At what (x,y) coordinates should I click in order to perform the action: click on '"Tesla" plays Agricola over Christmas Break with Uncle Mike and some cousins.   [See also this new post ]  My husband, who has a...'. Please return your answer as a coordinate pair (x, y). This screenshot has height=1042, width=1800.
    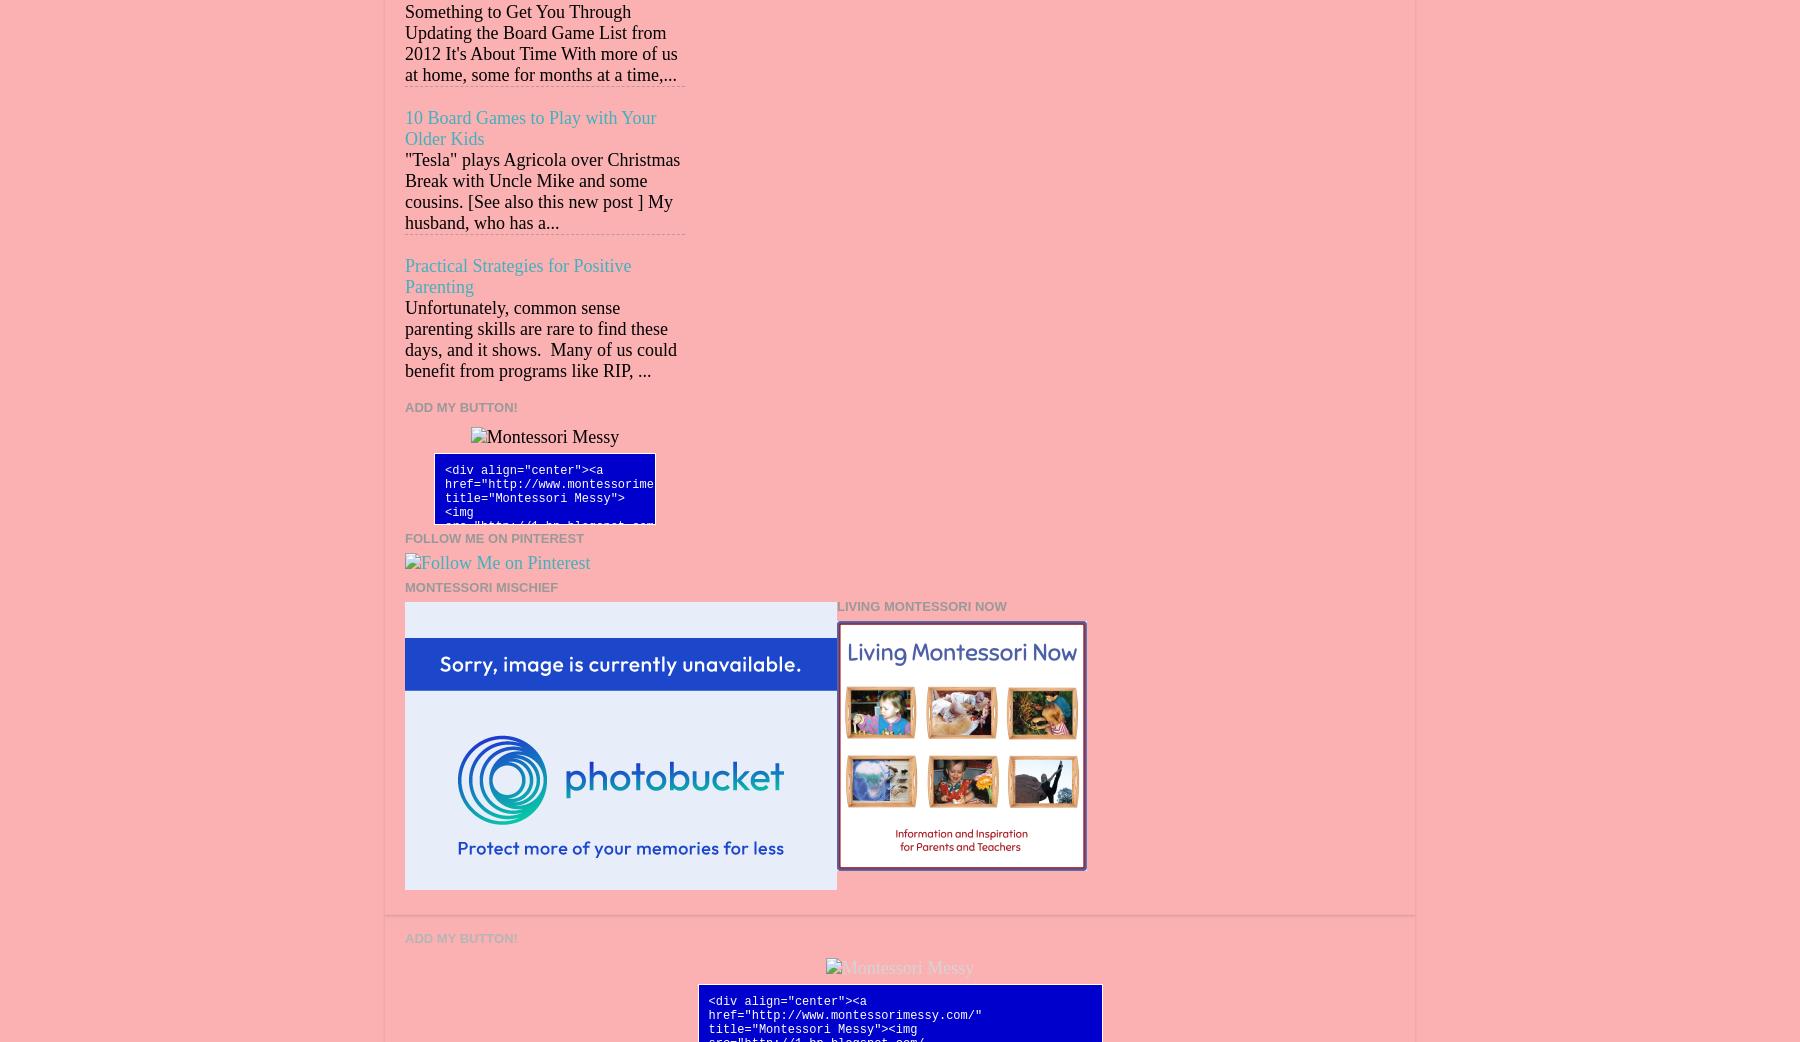
    Looking at the image, I should click on (405, 190).